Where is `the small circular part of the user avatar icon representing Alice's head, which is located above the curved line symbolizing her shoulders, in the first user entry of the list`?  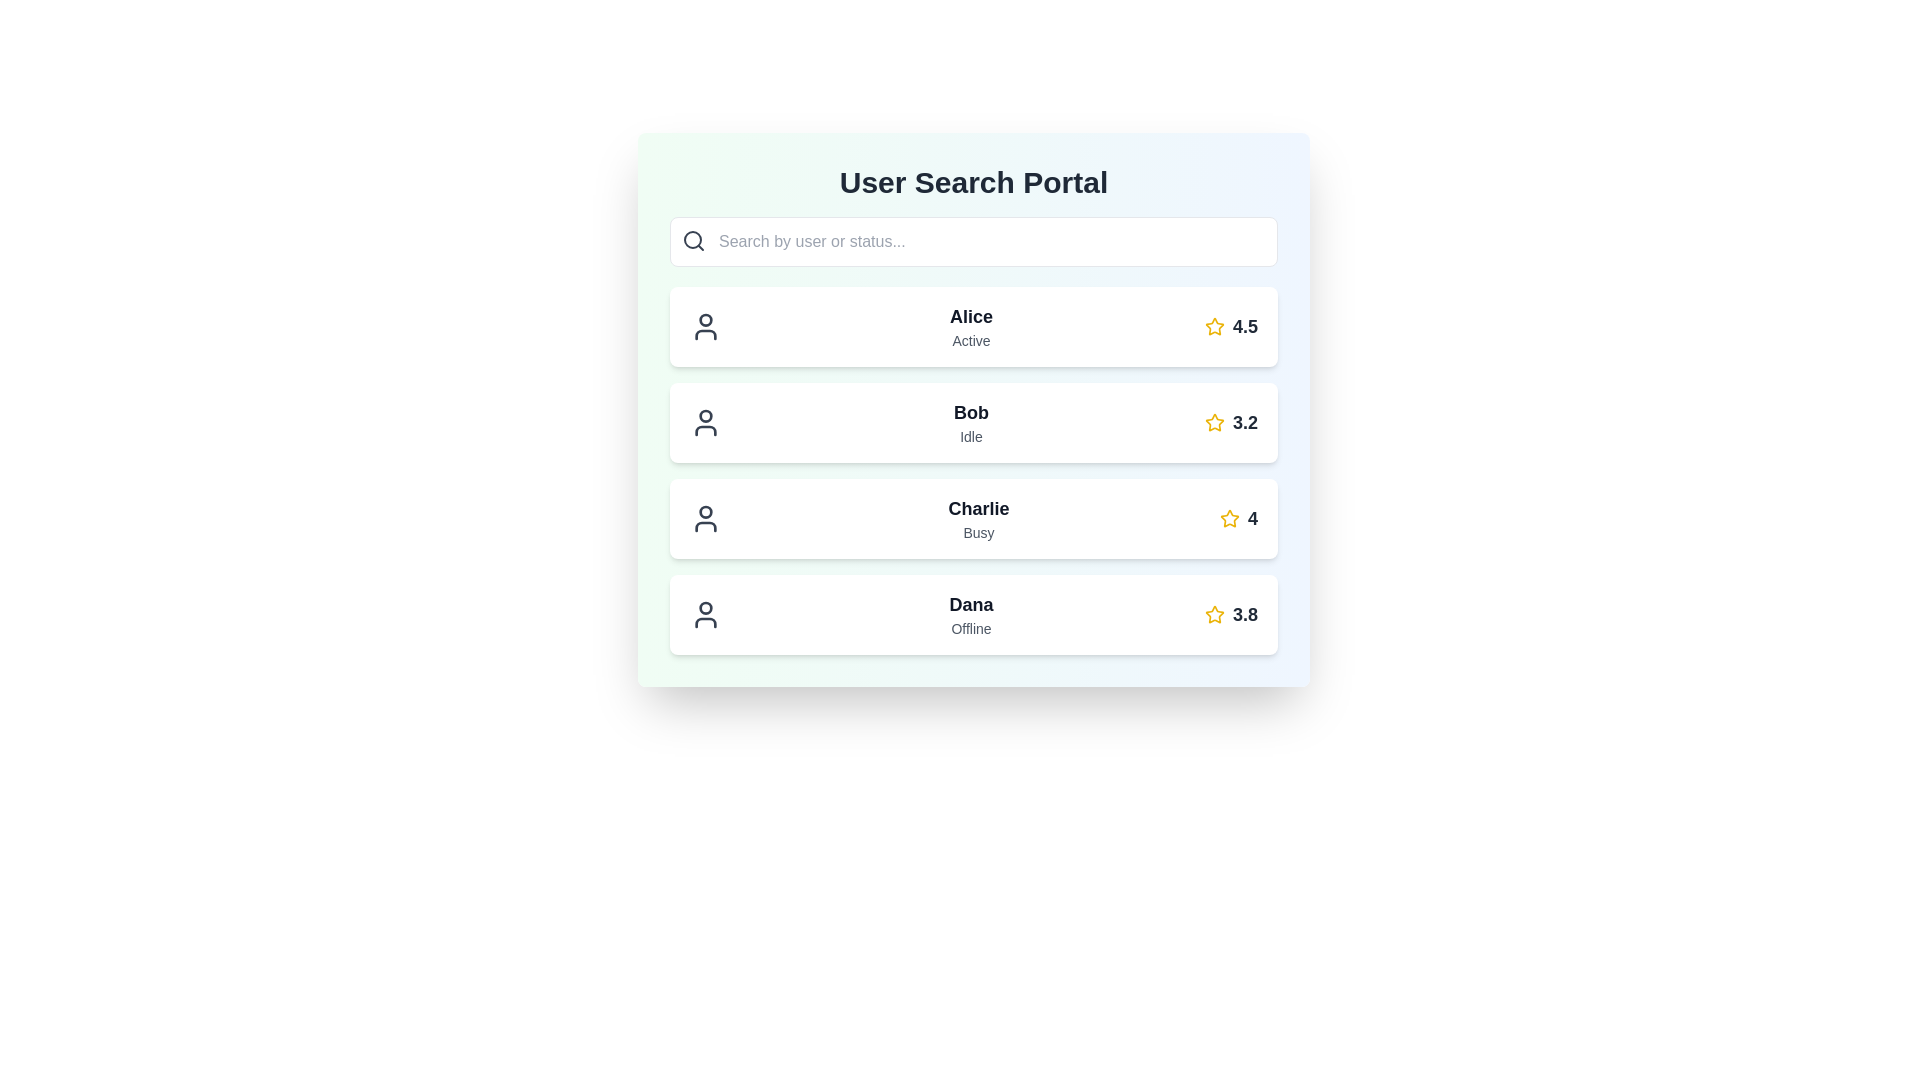
the small circular part of the user avatar icon representing Alice's head, which is located above the curved line symbolizing her shoulders, in the first user entry of the list is located at coordinates (705, 319).